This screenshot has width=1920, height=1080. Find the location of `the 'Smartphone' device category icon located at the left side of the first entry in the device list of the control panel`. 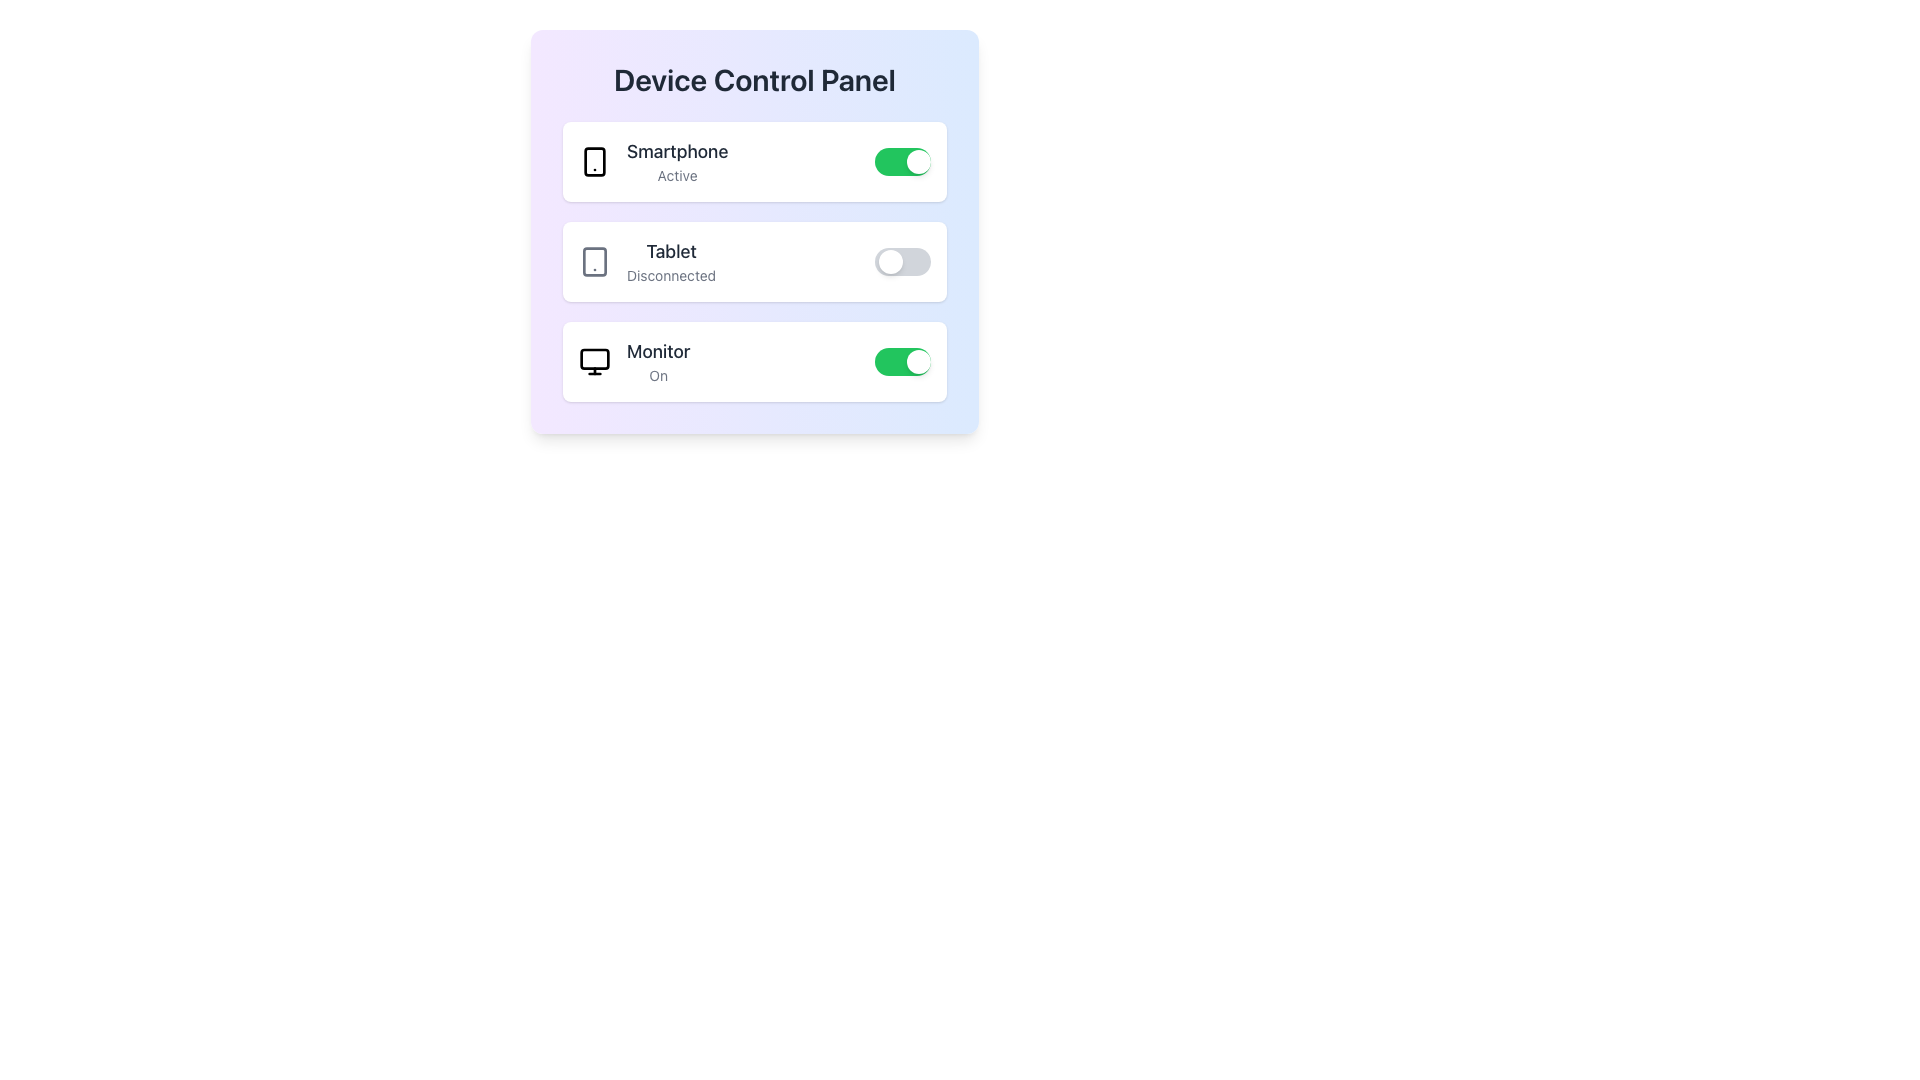

the 'Smartphone' device category icon located at the left side of the first entry in the device list of the control panel is located at coordinates (594, 161).